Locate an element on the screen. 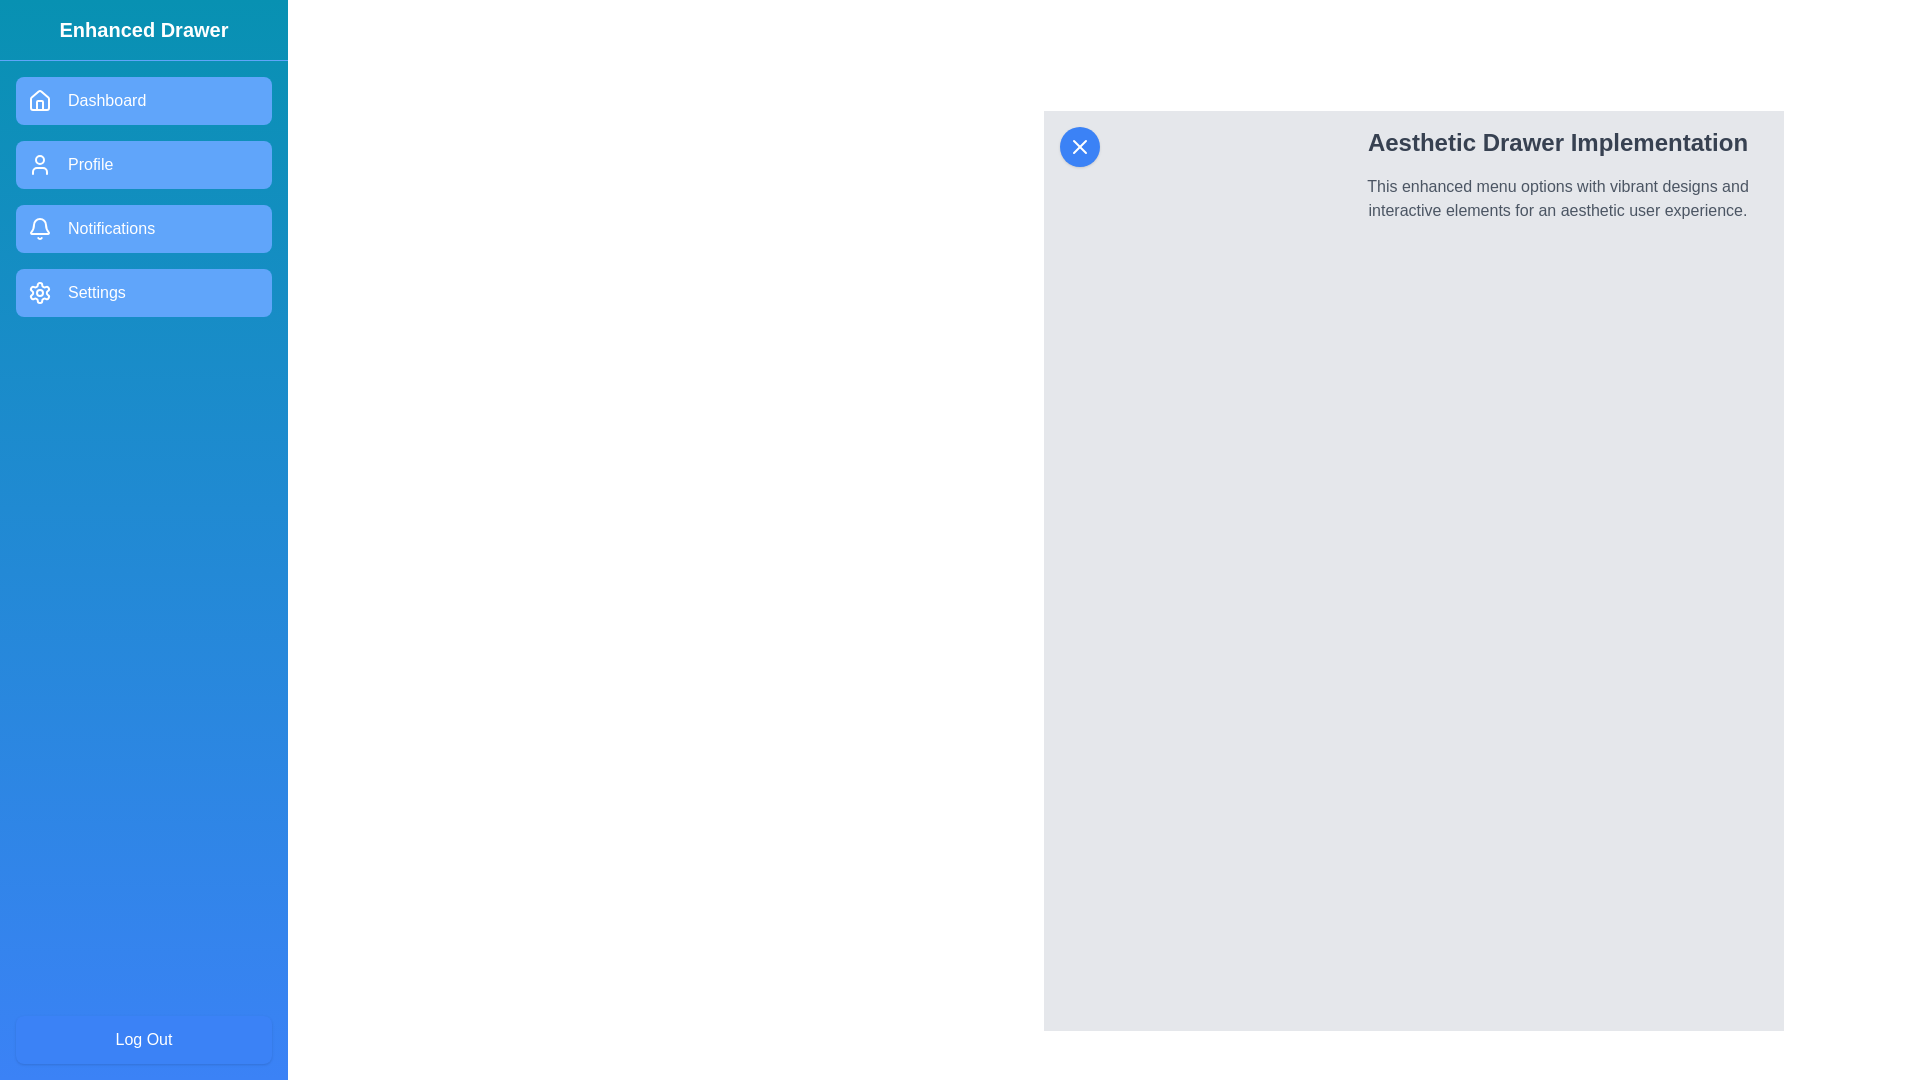 This screenshot has height=1080, width=1920. the 'Notifications' button that contains the bell icon, located in the vertical menu on the left side of the interface is located at coordinates (39, 225).